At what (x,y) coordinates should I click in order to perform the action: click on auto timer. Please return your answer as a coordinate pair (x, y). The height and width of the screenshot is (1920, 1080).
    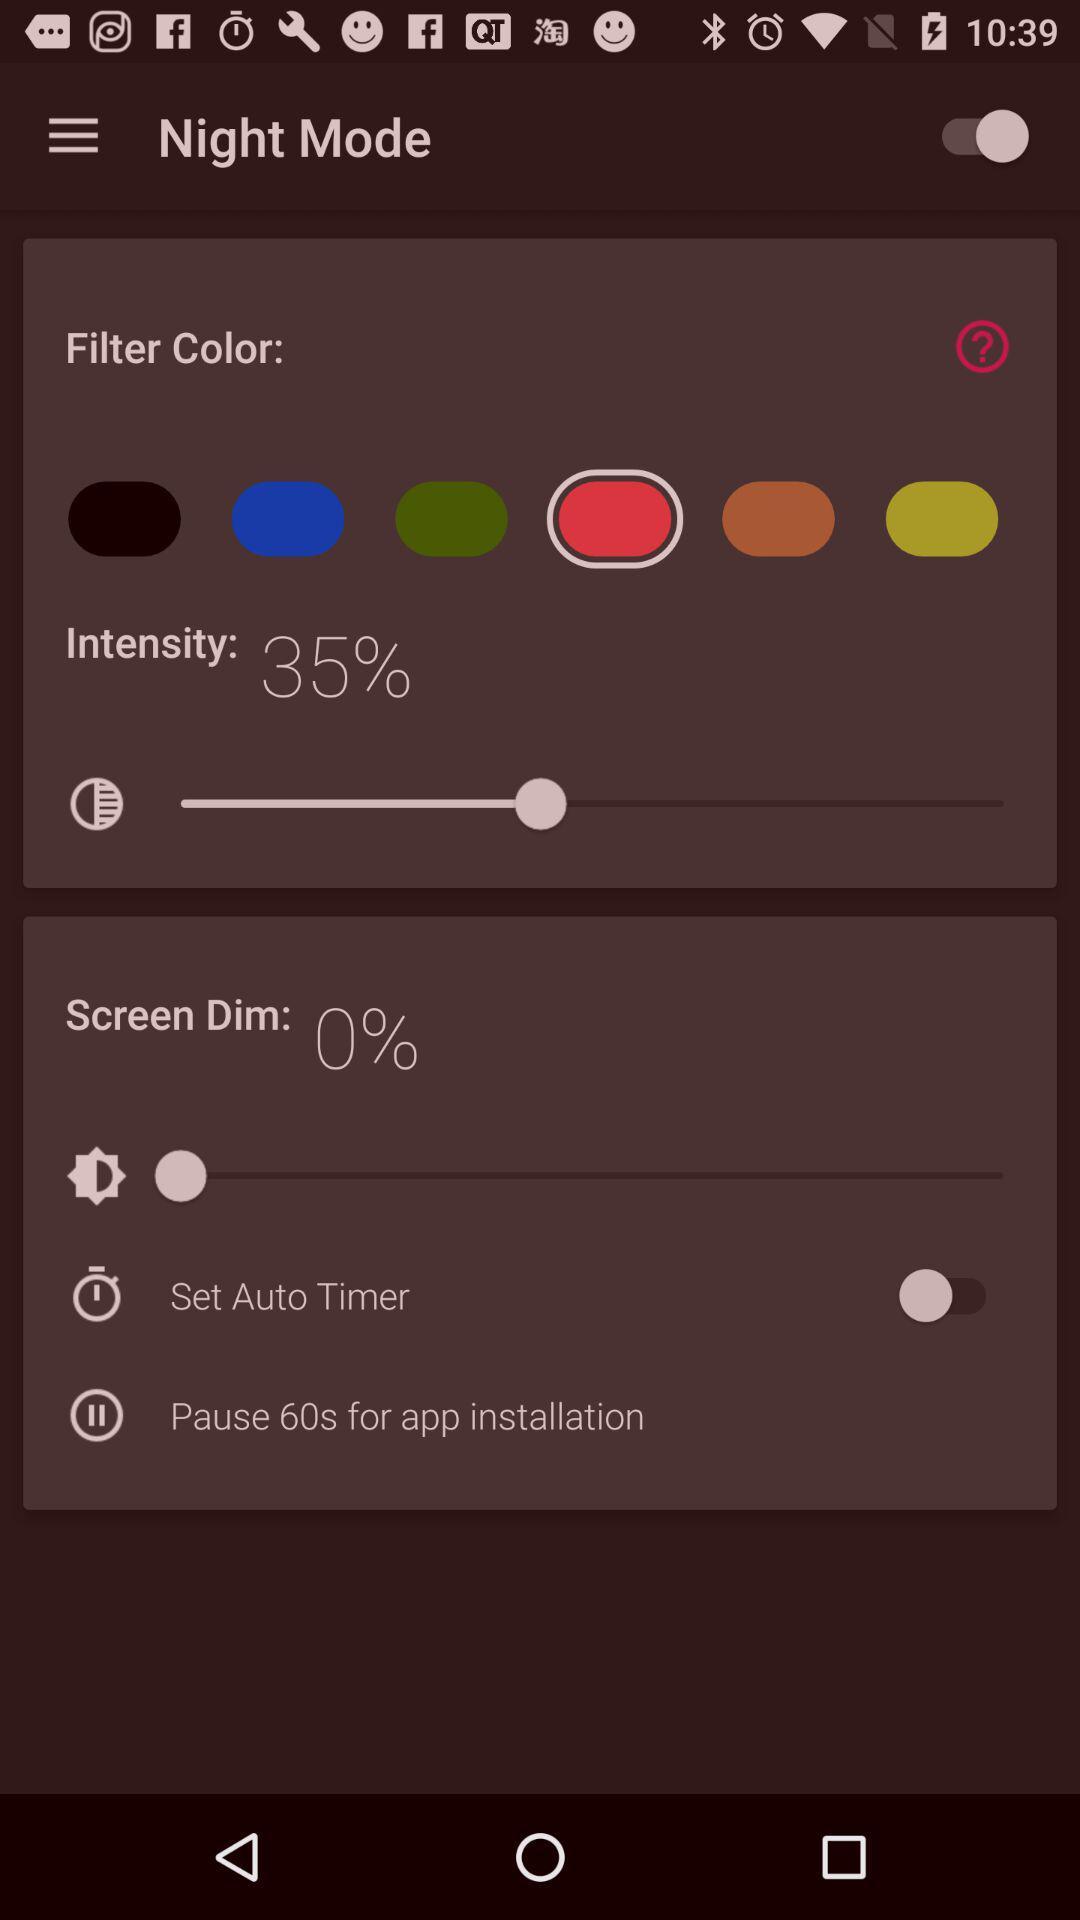
    Looking at the image, I should click on (951, 1295).